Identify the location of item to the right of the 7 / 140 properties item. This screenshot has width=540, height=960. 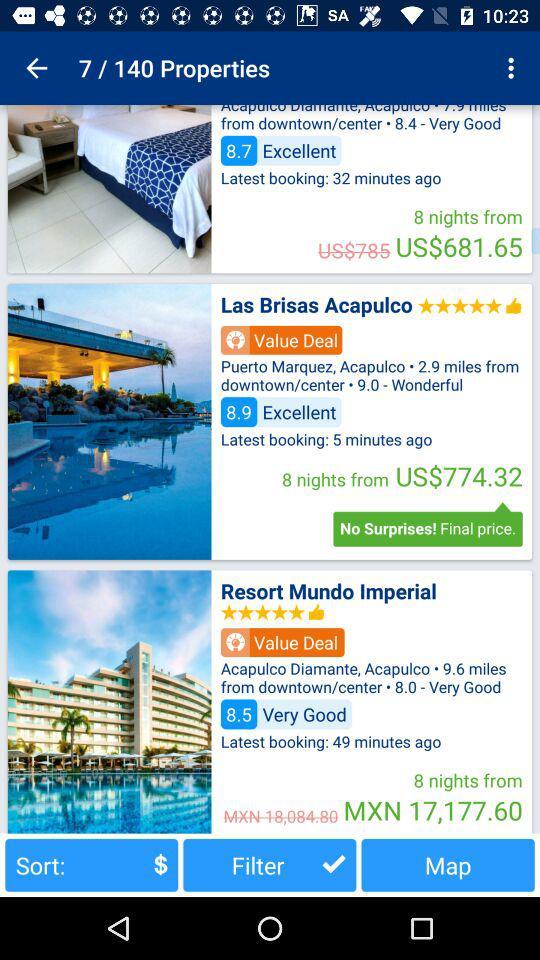
(513, 68).